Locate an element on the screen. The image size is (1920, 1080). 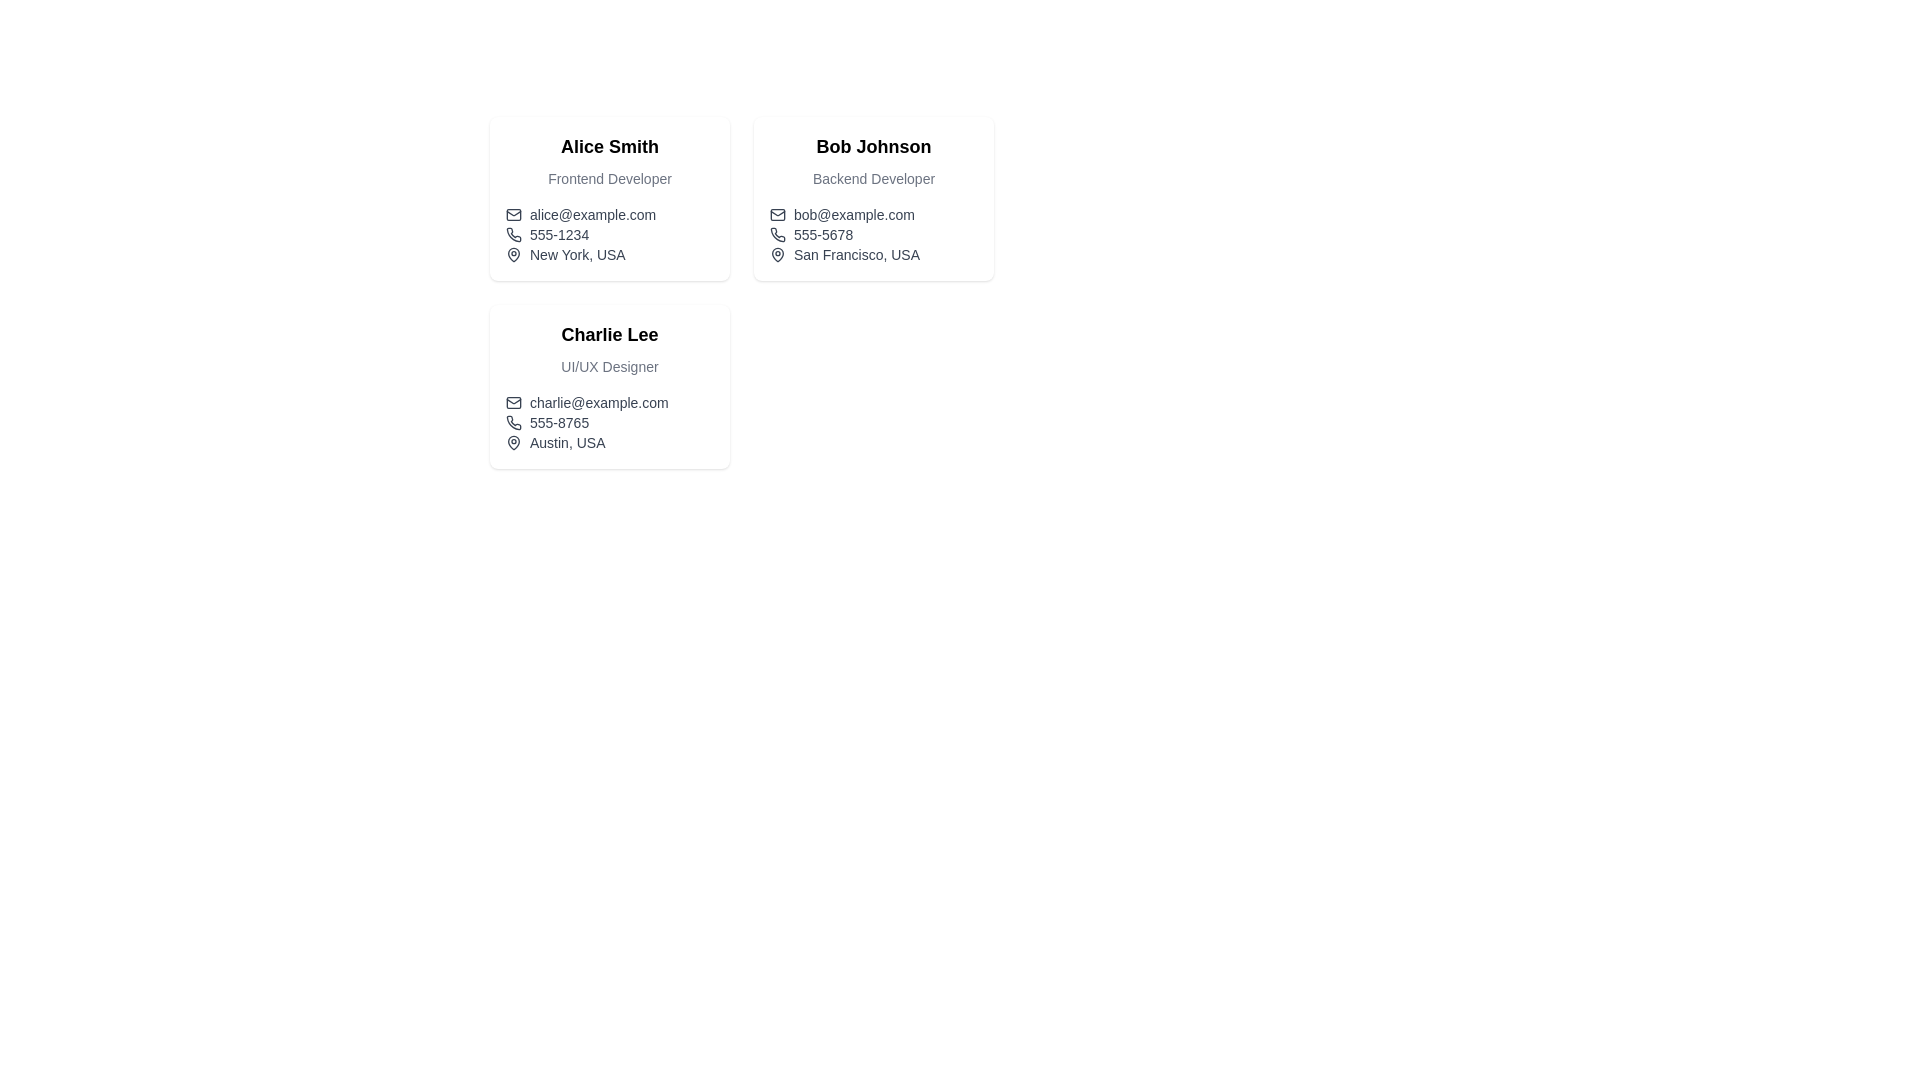
the header text element located at the top of the first user profile card, which indicates the name of the individual is located at coordinates (608, 145).